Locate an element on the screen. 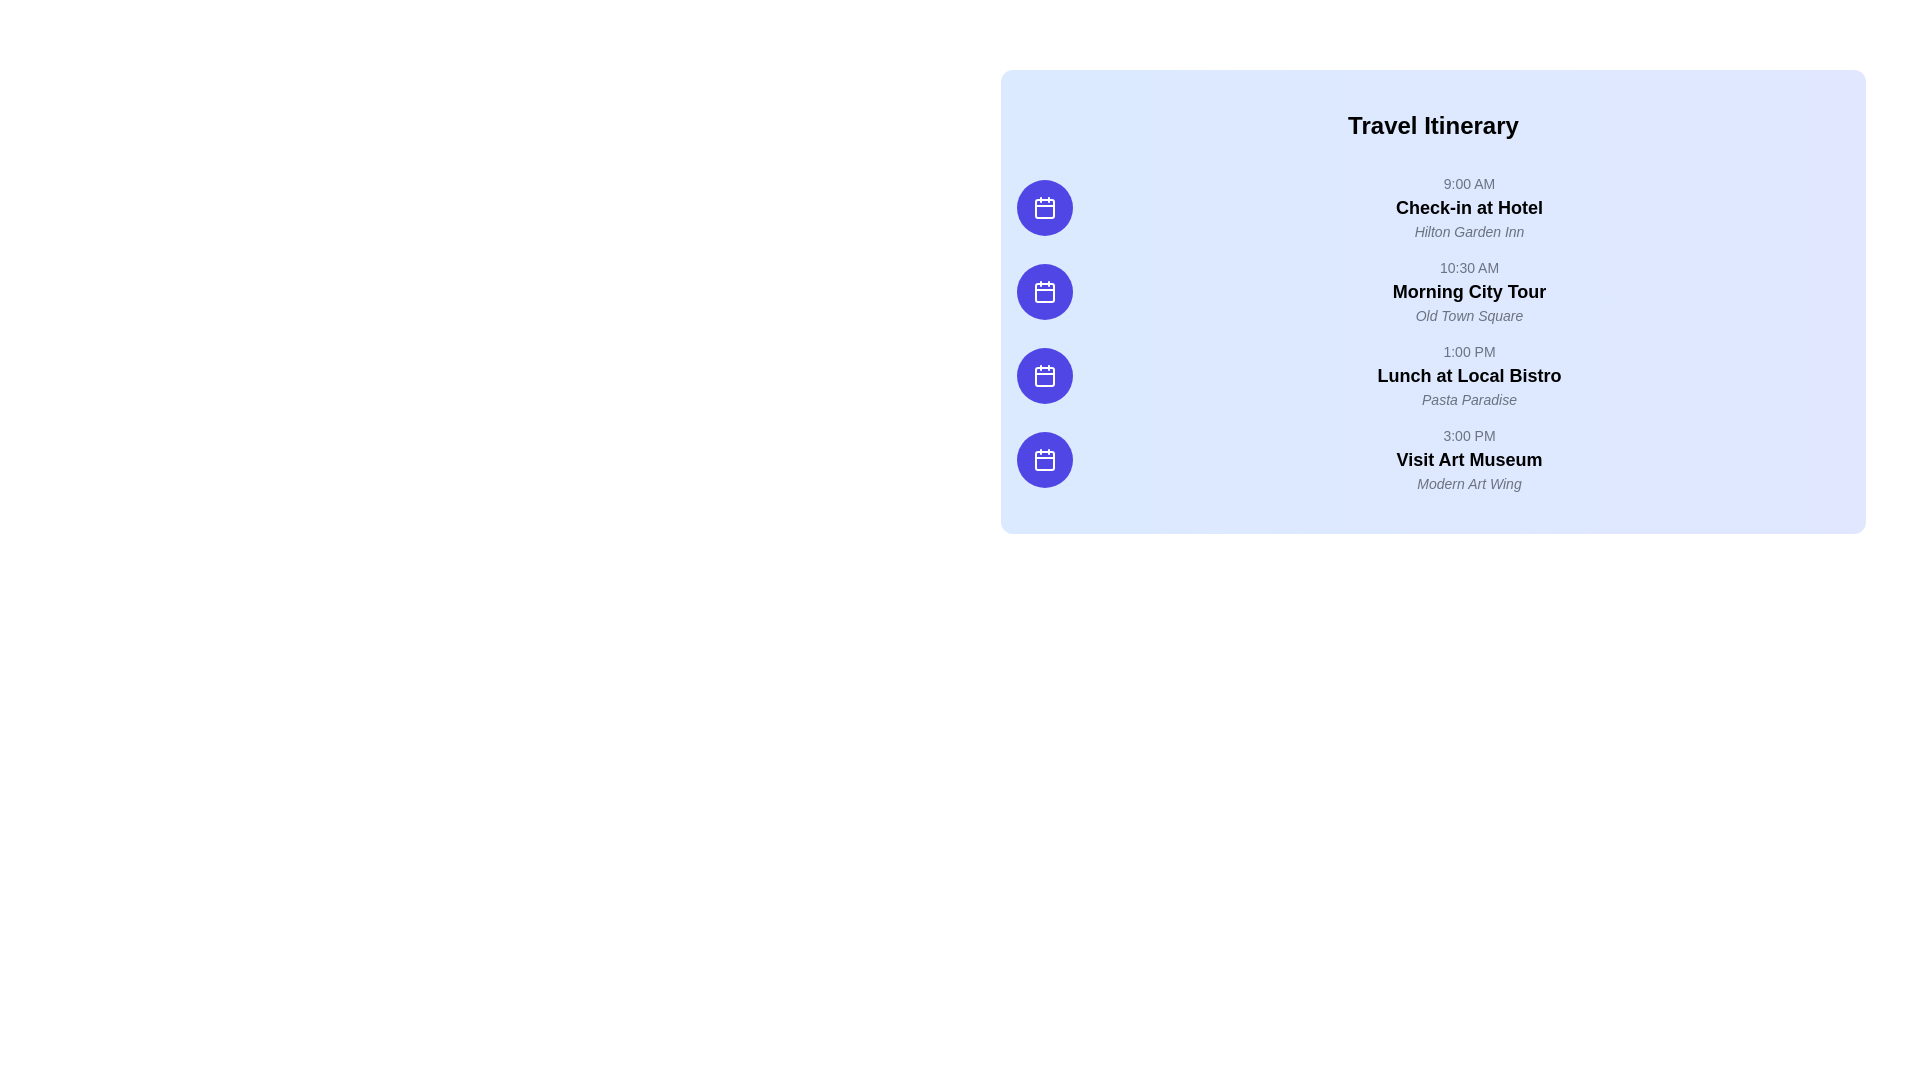 The width and height of the screenshot is (1920, 1080). the third button from the top in the vertical stack is located at coordinates (1044, 375).